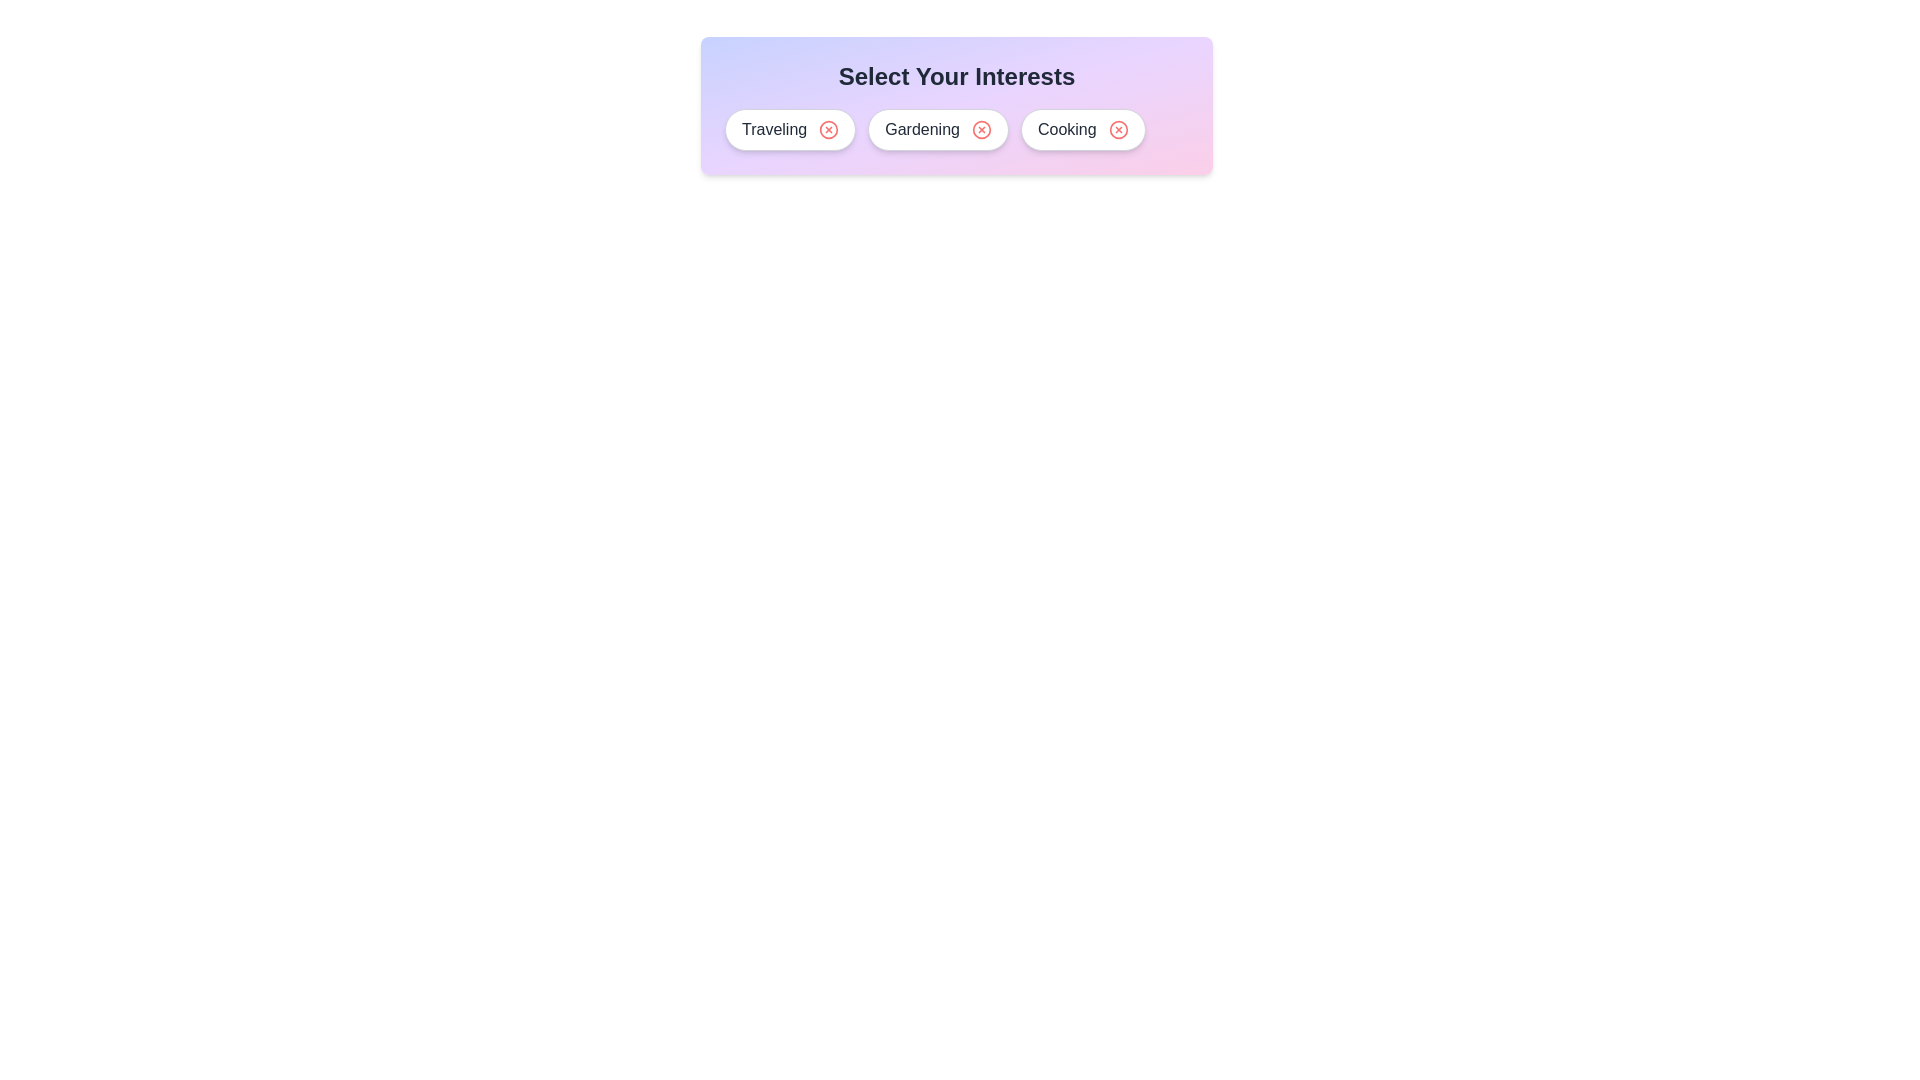 This screenshot has width=1920, height=1080. I want to click on the interest tag Cooking to observe its hover effect, so click(1082, 130).